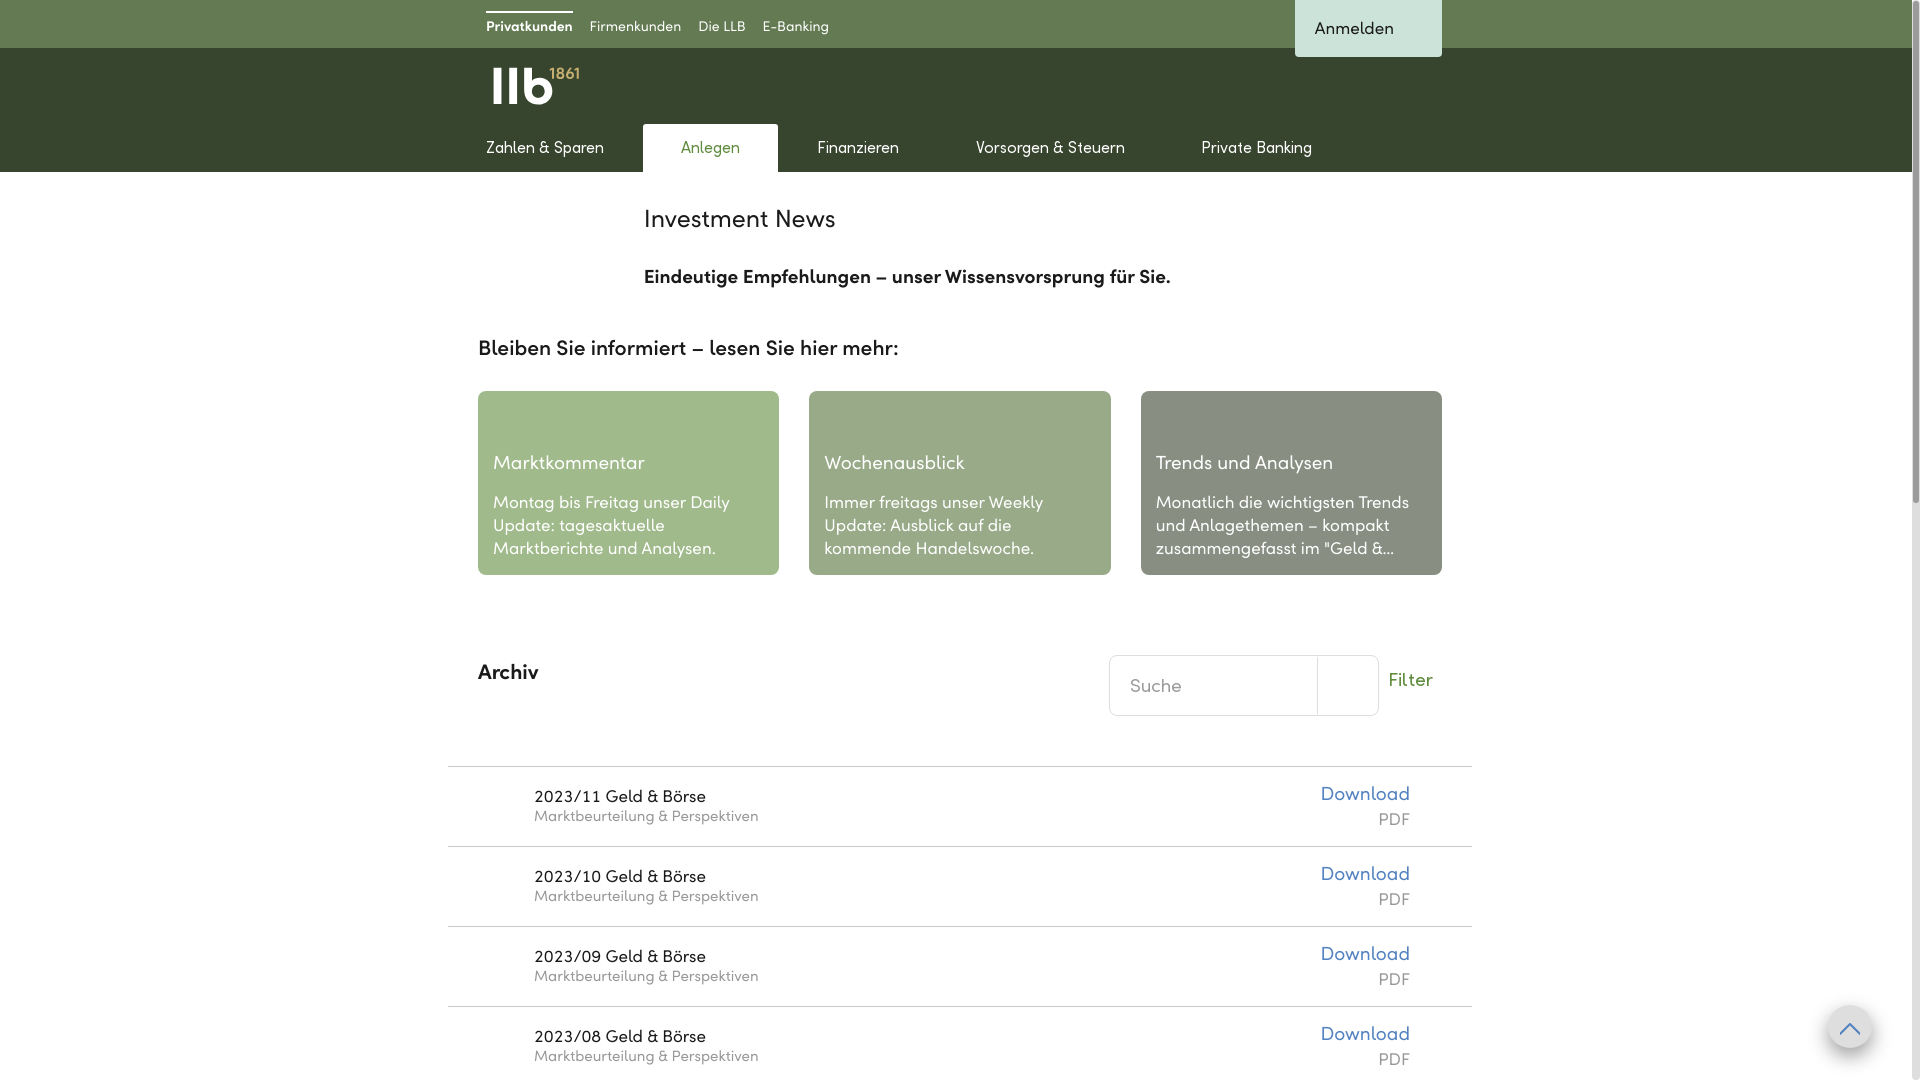 The image size is (1920, 1080). What do you see at coordinates (1162, 146) in the screenshot?
I see `'Private Banking'` at bounding box center [1162, 146].